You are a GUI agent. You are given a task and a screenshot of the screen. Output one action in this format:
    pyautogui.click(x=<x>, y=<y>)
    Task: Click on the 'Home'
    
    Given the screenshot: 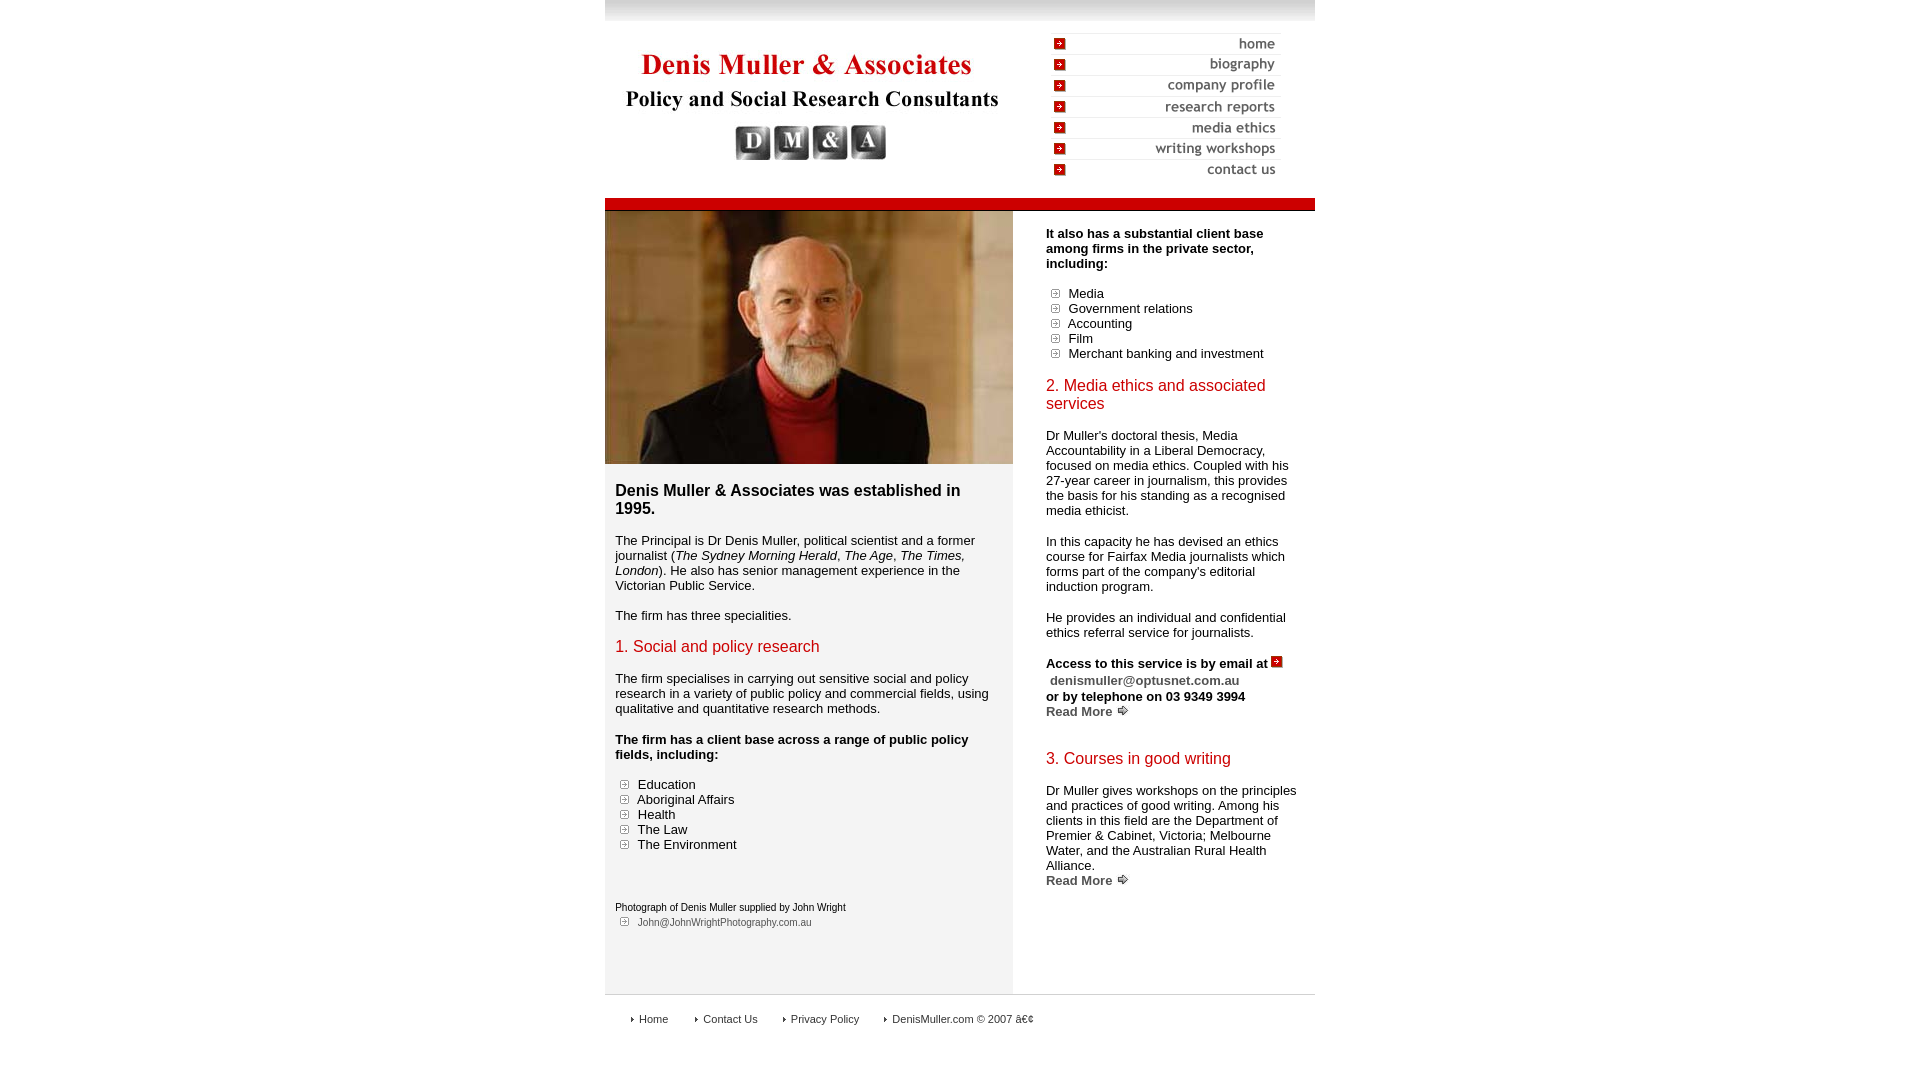 What is the action you would take?
    pyautogui.click(x=653, y=1018)
    